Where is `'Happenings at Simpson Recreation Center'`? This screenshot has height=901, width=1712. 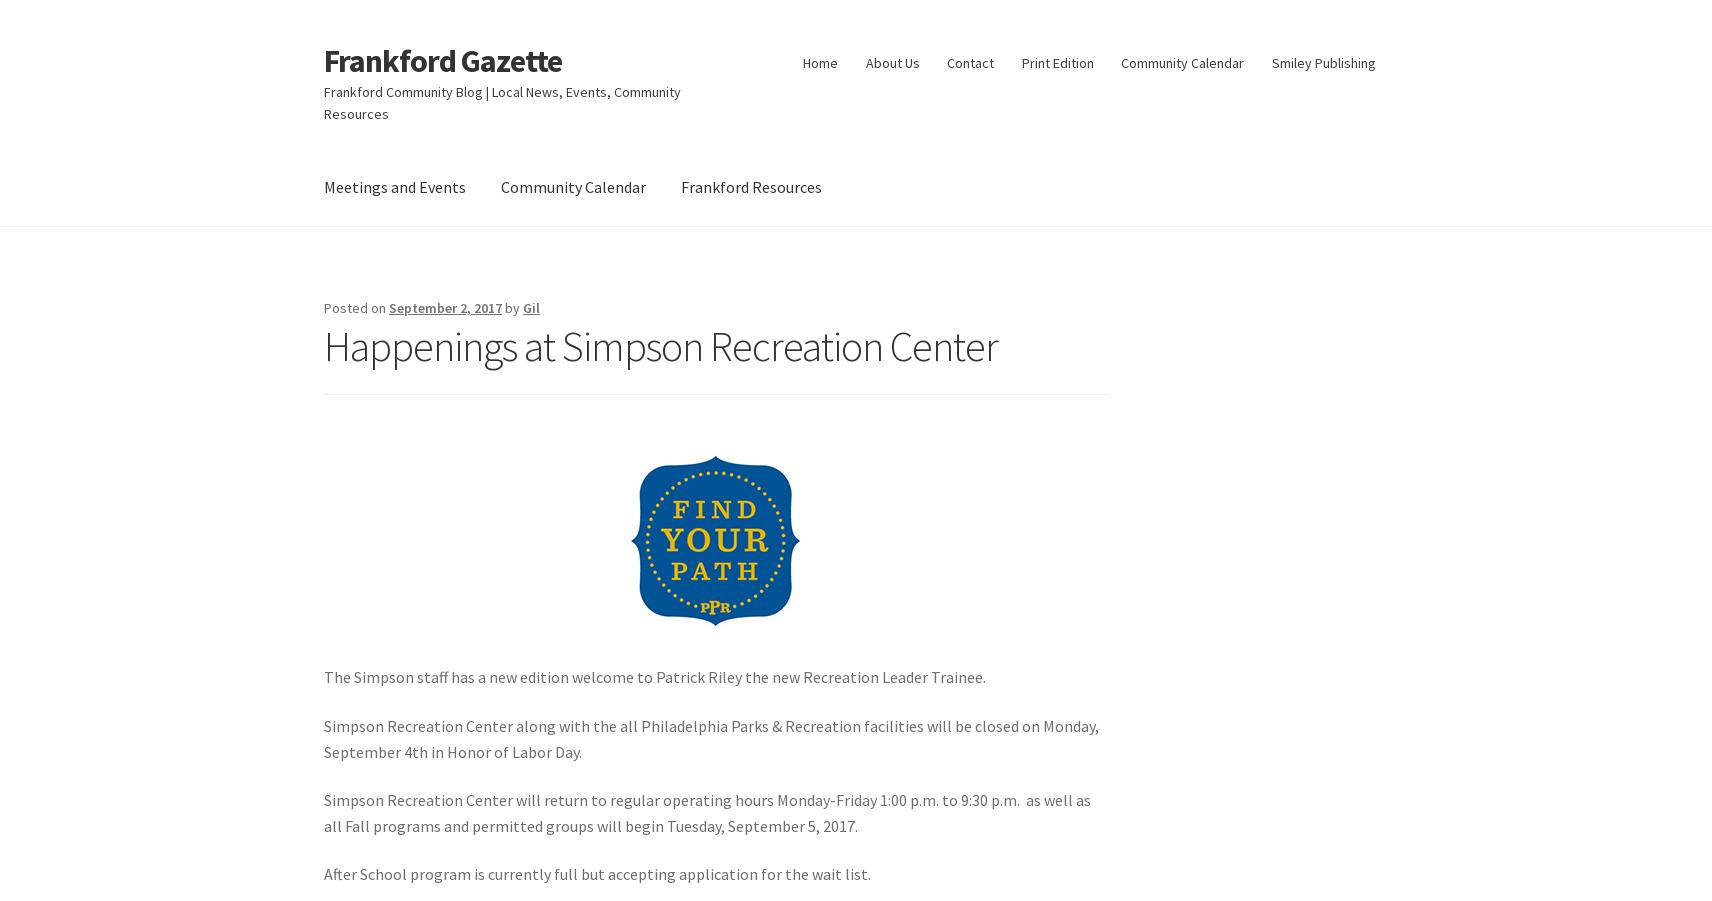 'Happenings at Simpson Recreation Center' is located at coordinates (324, 344).